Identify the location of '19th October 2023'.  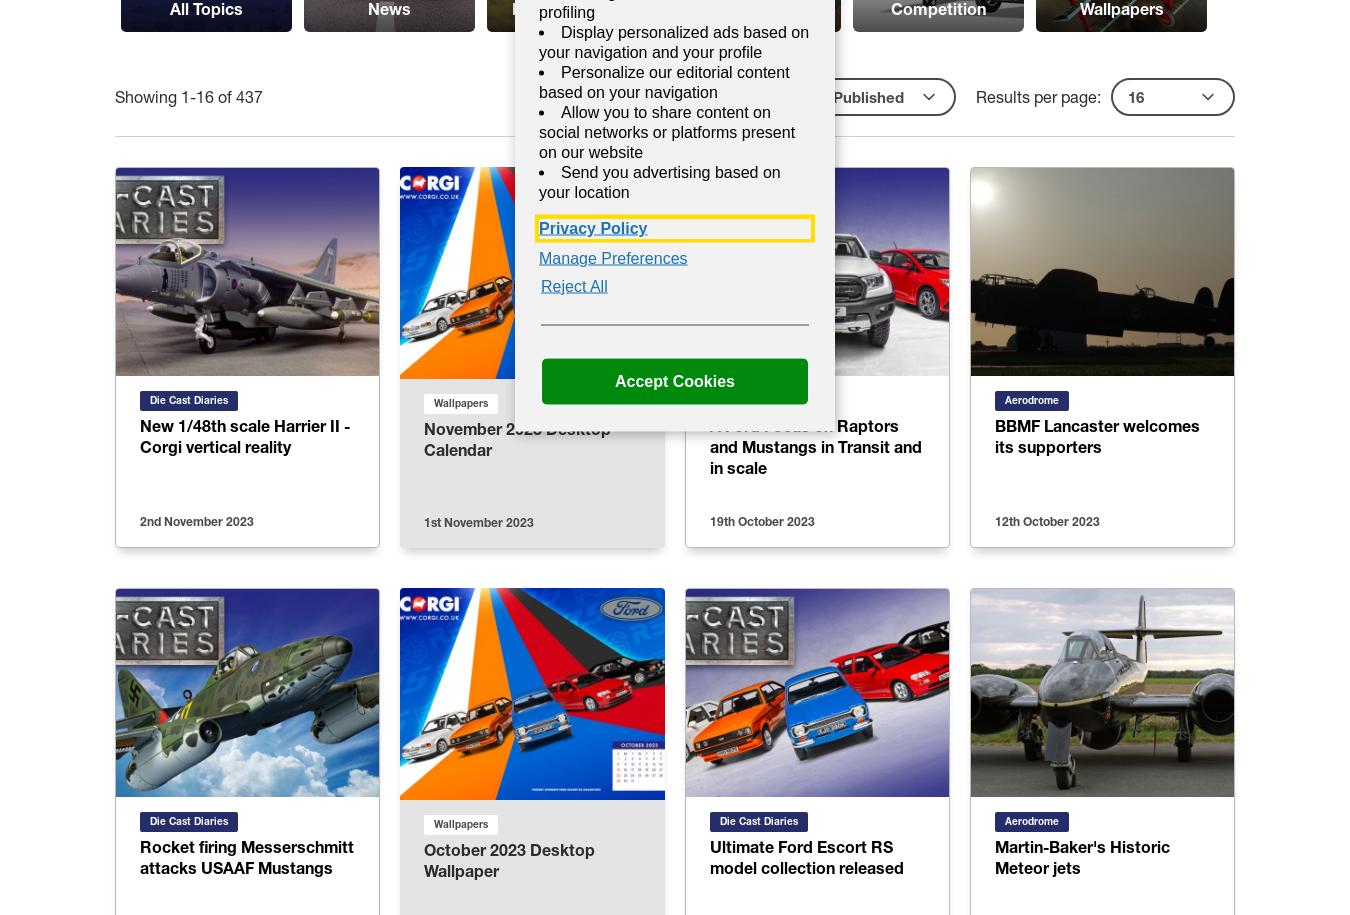
(761, 521).